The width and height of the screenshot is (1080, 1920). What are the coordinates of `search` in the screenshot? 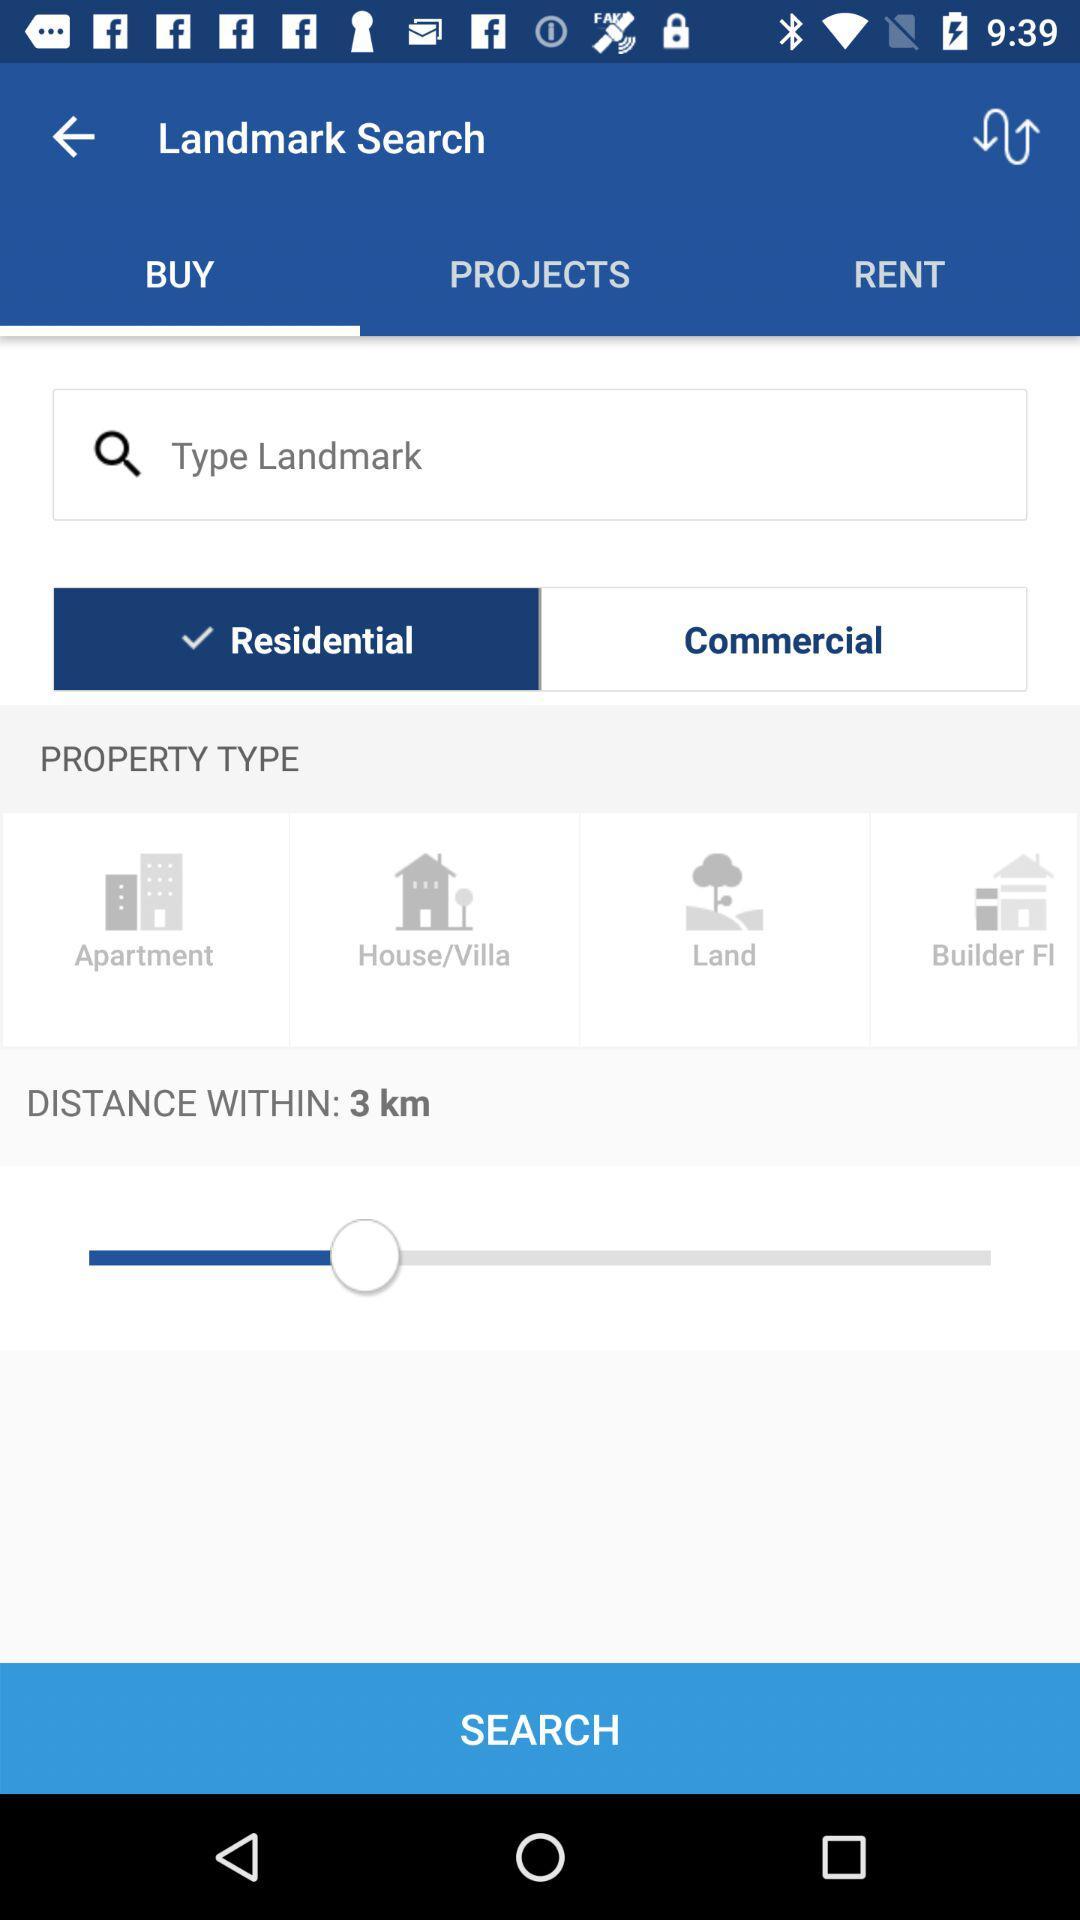 It's located at (540, 453).